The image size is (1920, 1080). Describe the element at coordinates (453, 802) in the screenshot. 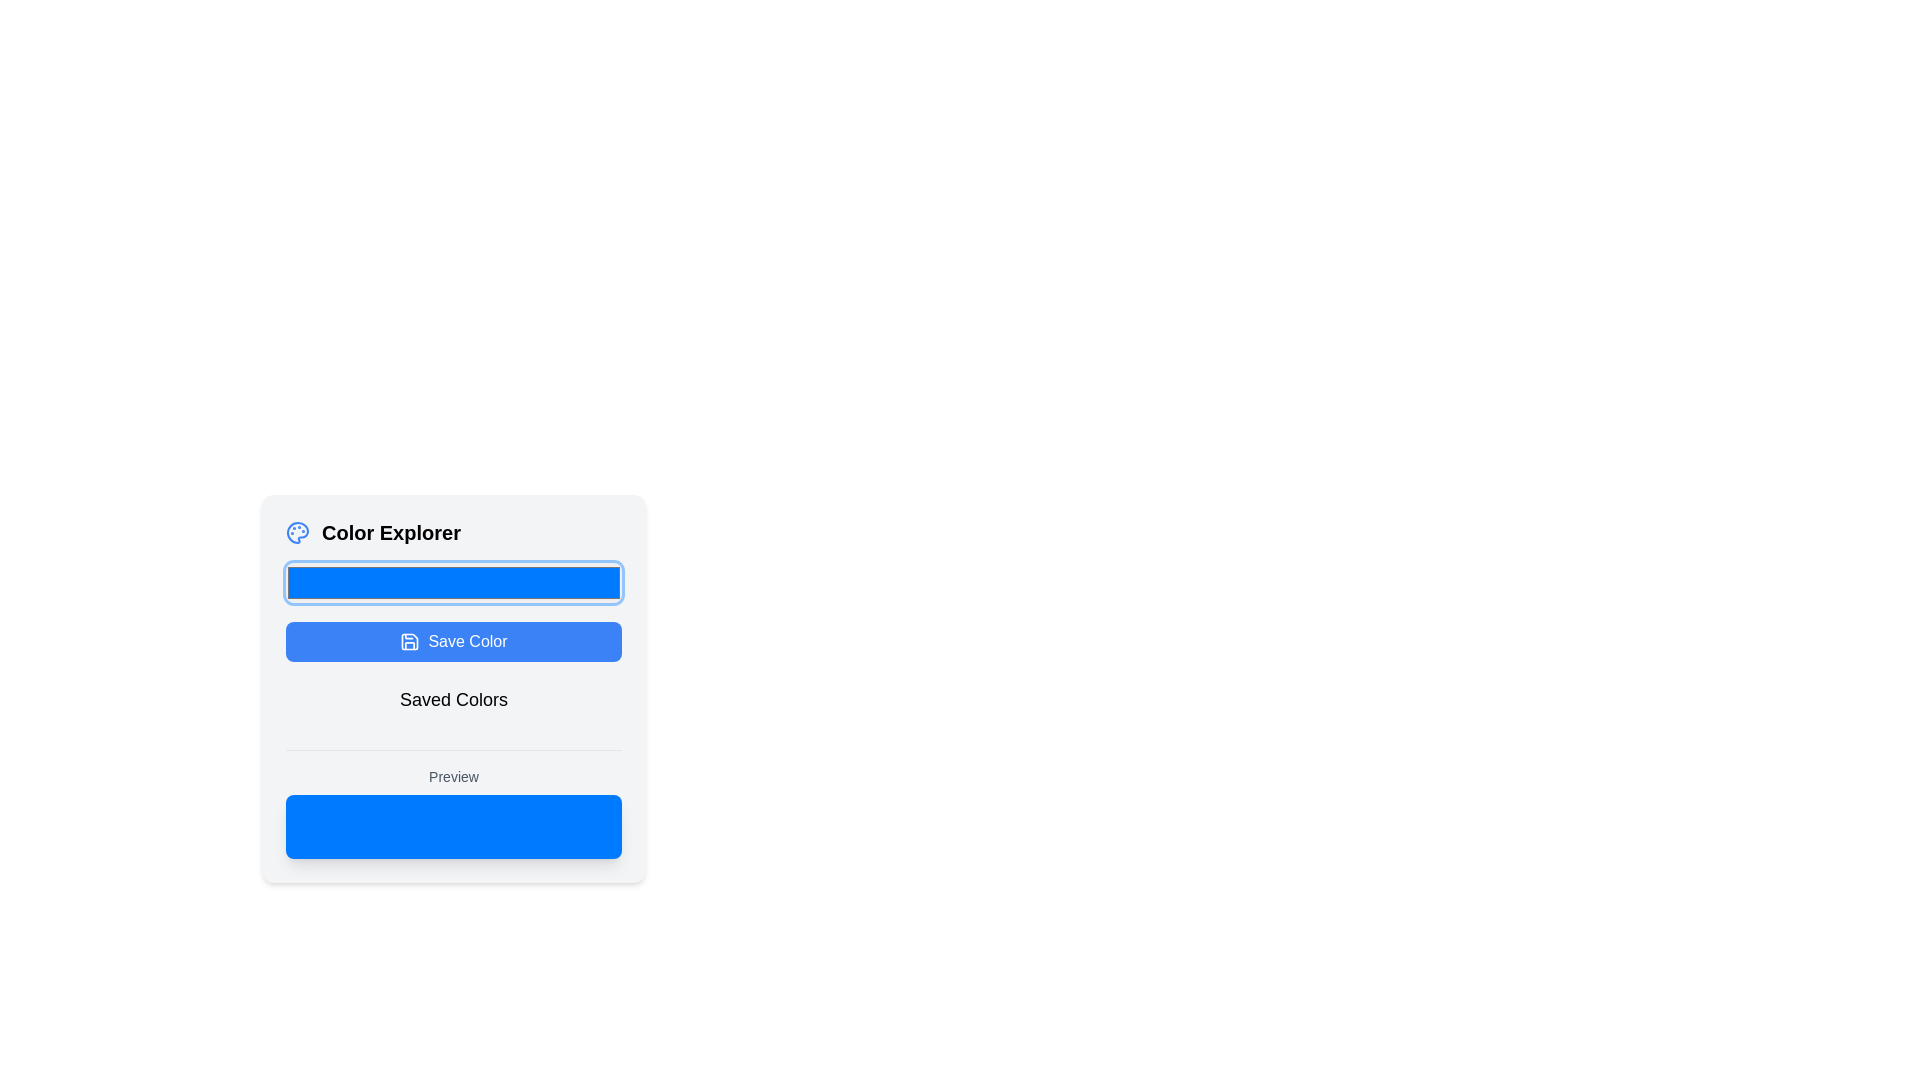

I see `the static display area located at the bottom of the 'Color Explorer' interface, which displays a preview related to the selected color or content` at that location.